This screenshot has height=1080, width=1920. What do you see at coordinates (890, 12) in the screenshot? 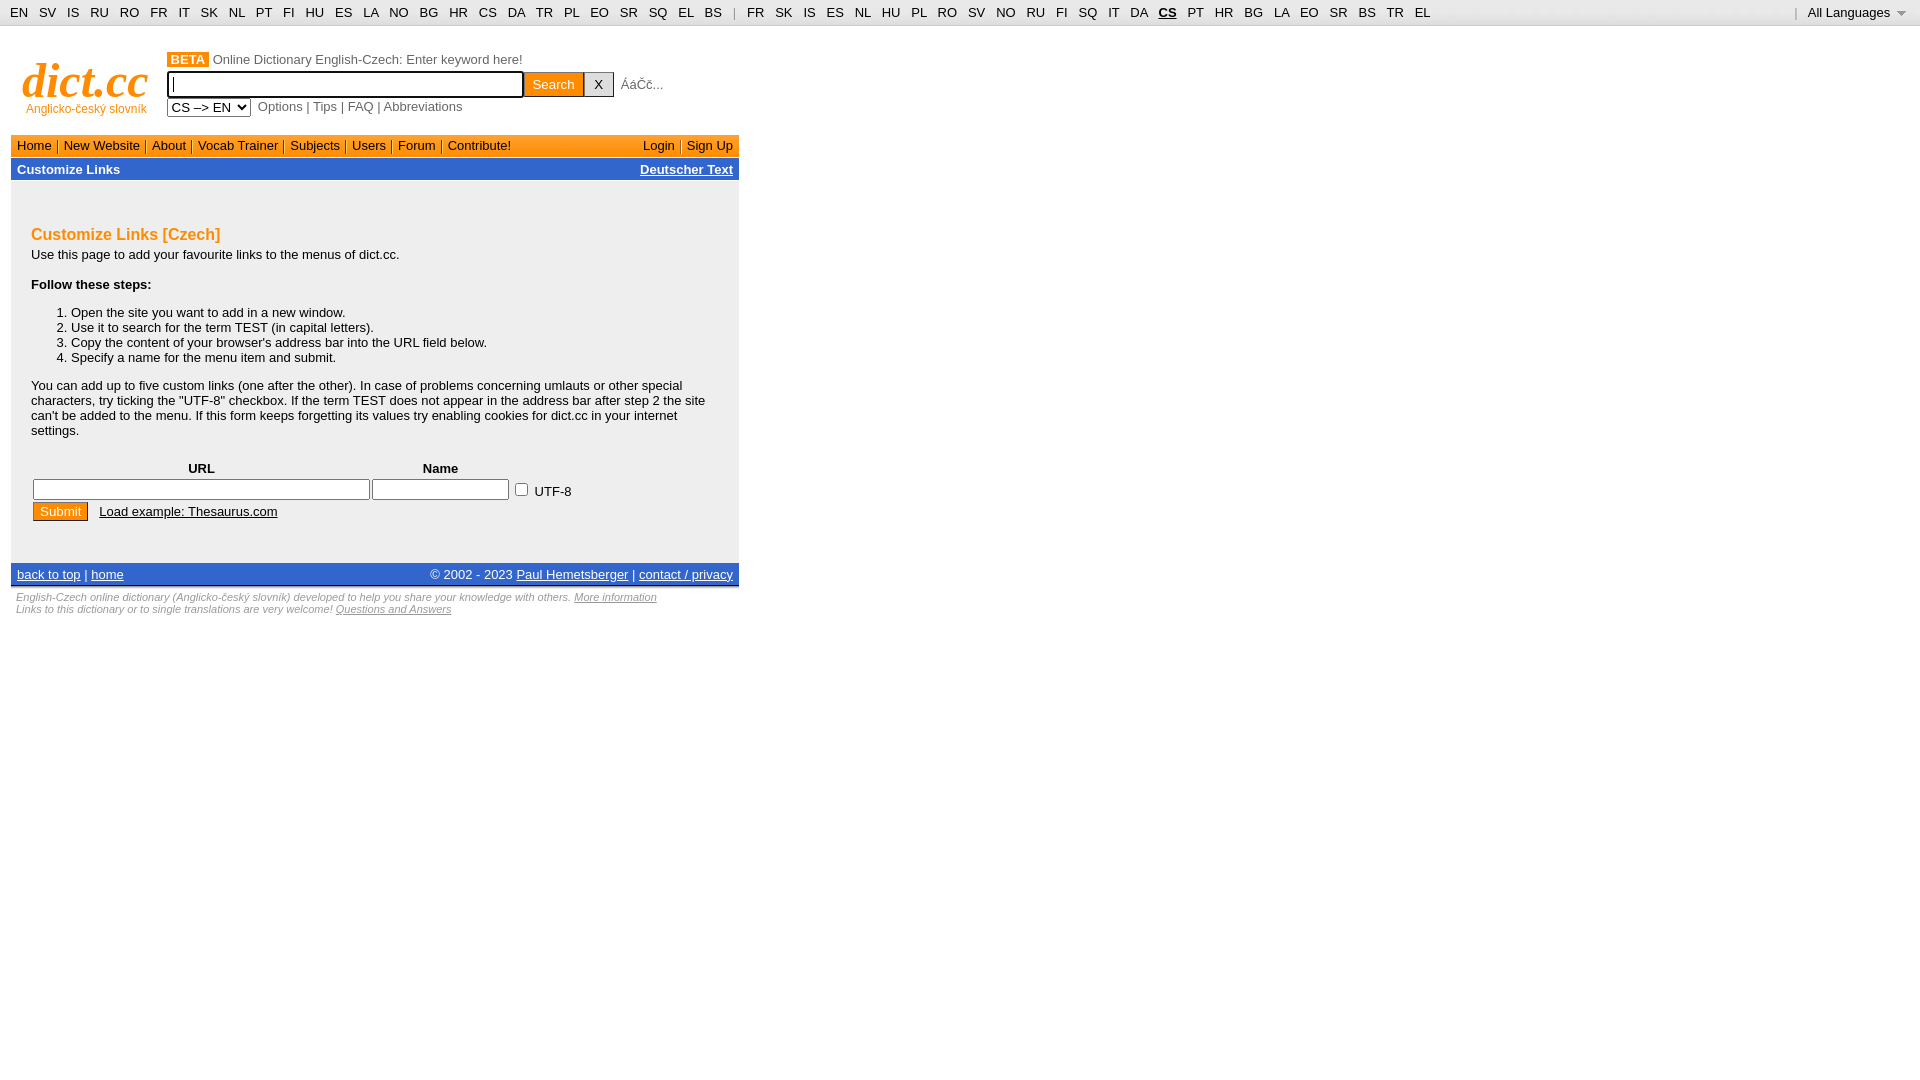
I see `'HU'` at bounding box center [890, 12].